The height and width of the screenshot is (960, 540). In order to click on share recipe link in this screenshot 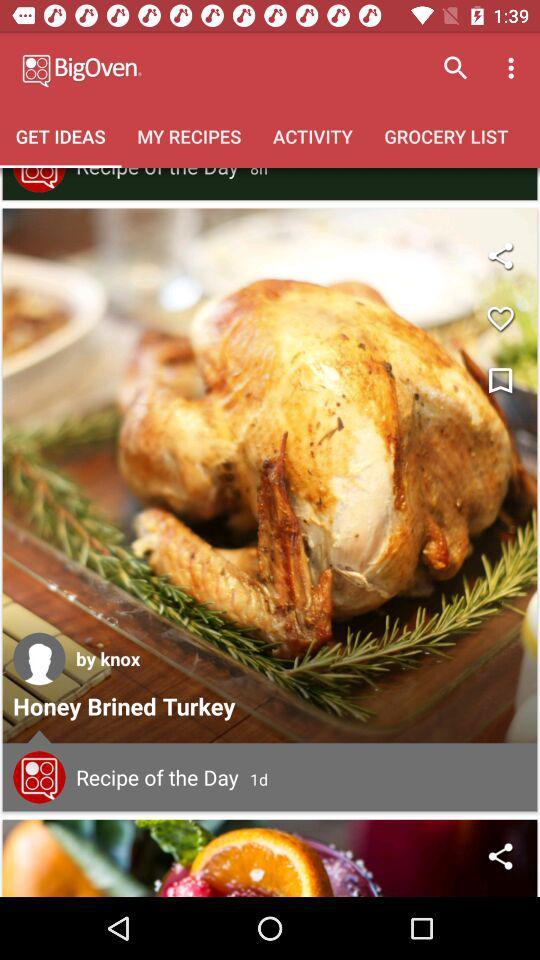, I will do `click(499, 855)`.